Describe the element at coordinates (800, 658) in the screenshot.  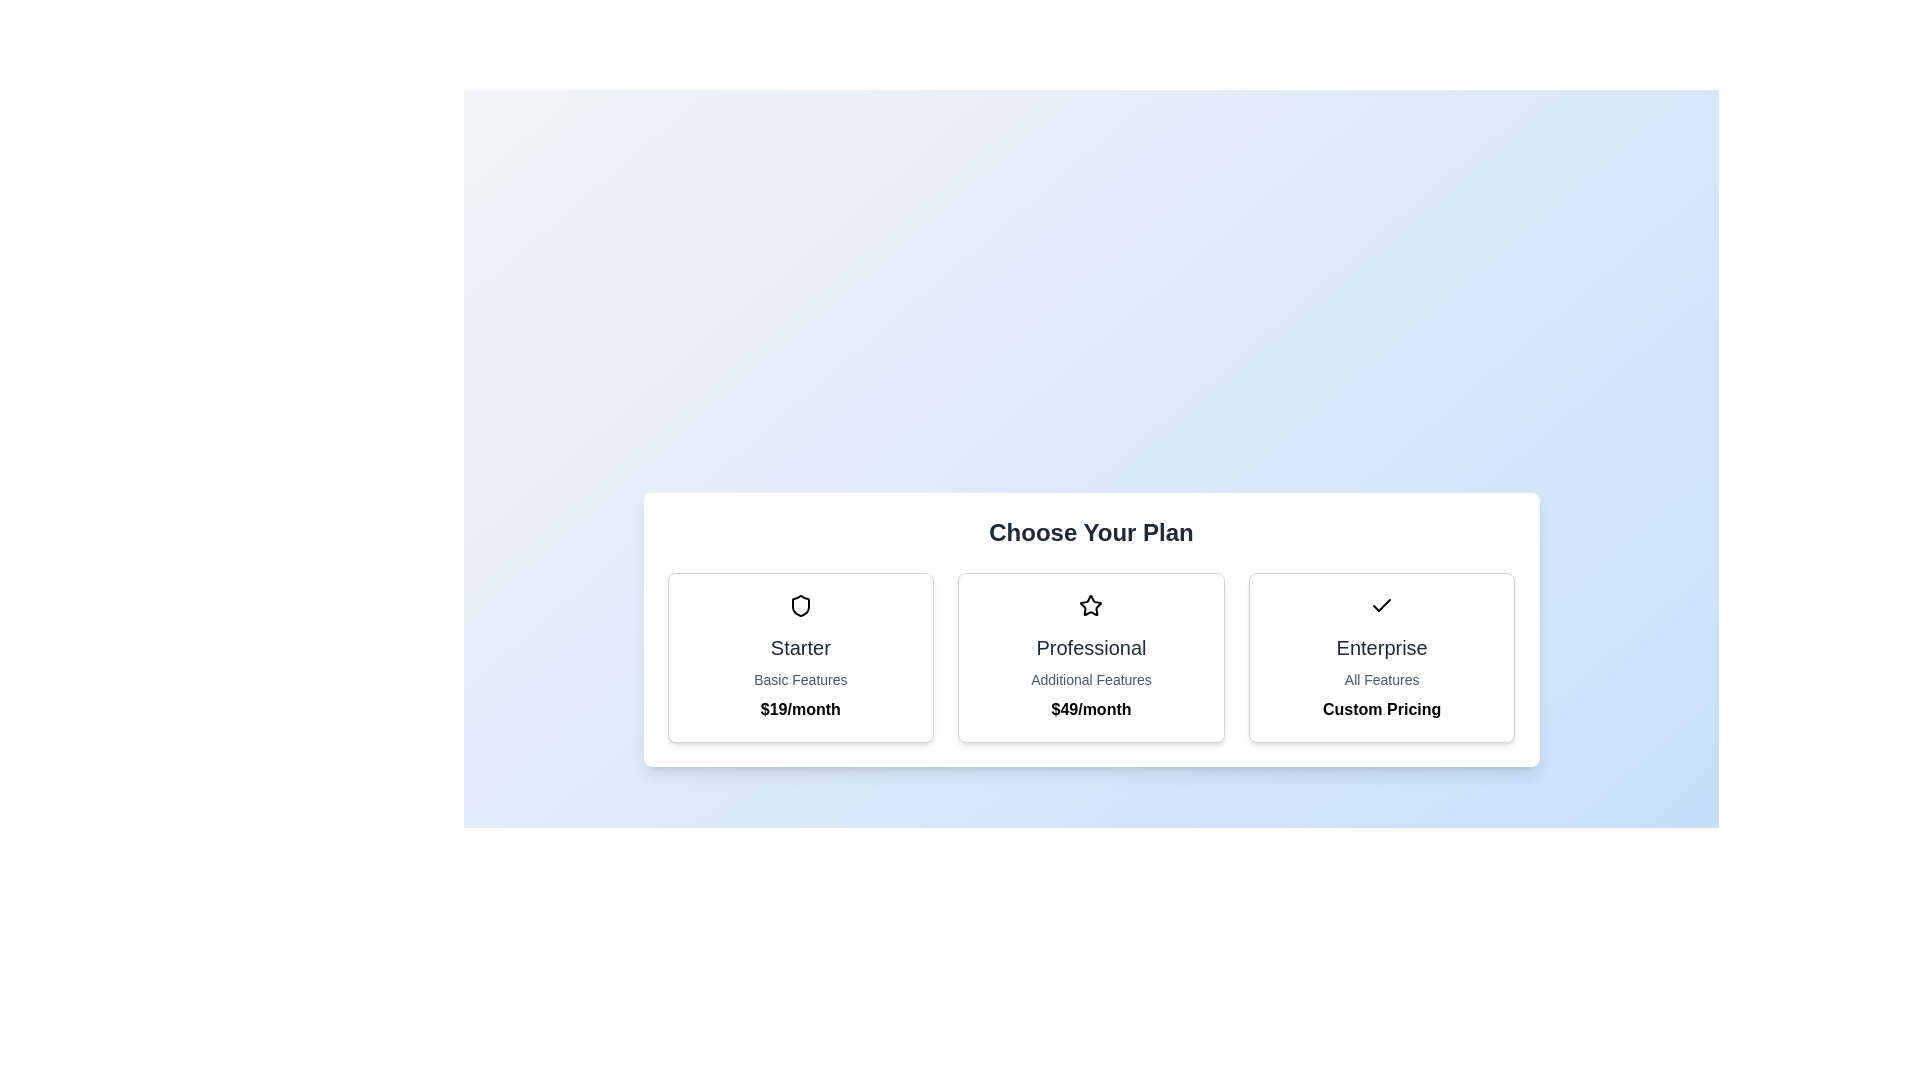
I see `the 'Starter' pricing plan card element, which is the first card in a horizontal grid of pricing options` at that location.